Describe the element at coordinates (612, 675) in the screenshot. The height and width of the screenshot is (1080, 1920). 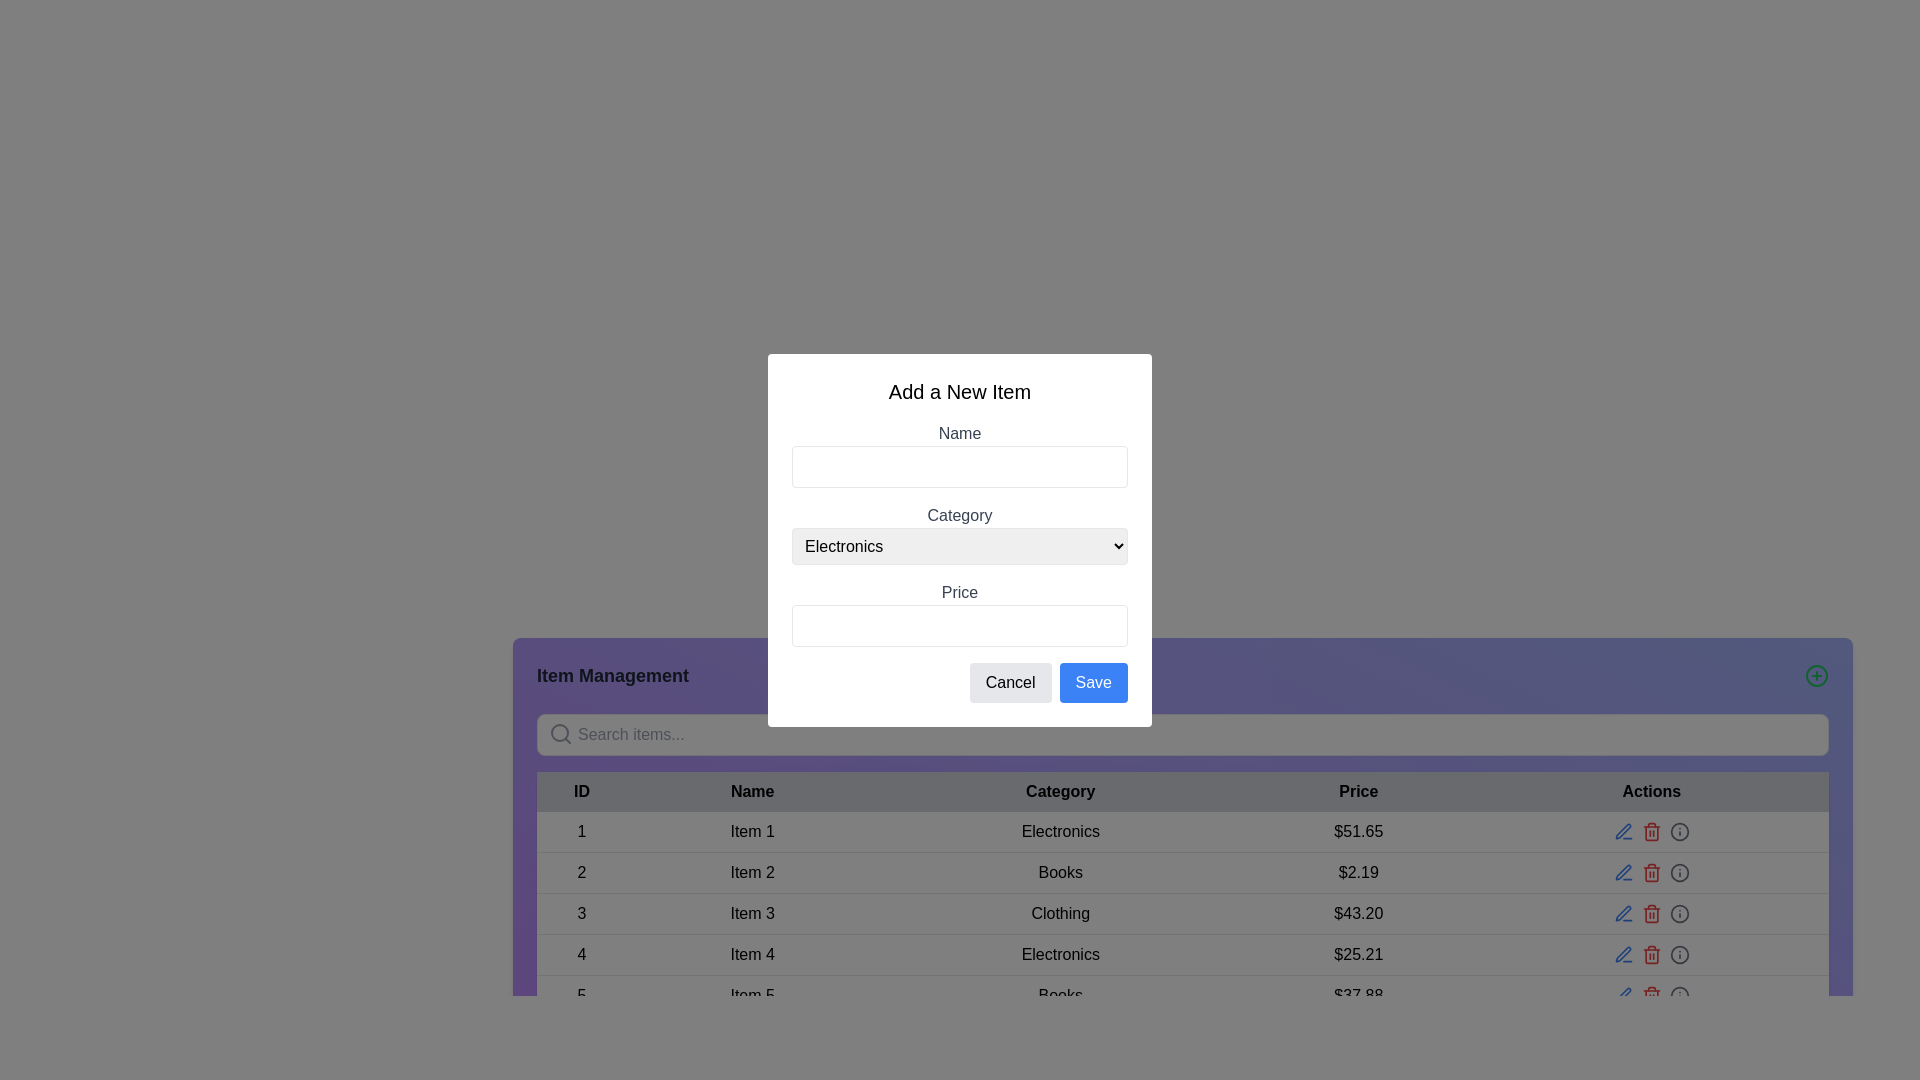
I see `the text label that serves as the title or header for the management interface, located in the top-left corner of its section` at that location.